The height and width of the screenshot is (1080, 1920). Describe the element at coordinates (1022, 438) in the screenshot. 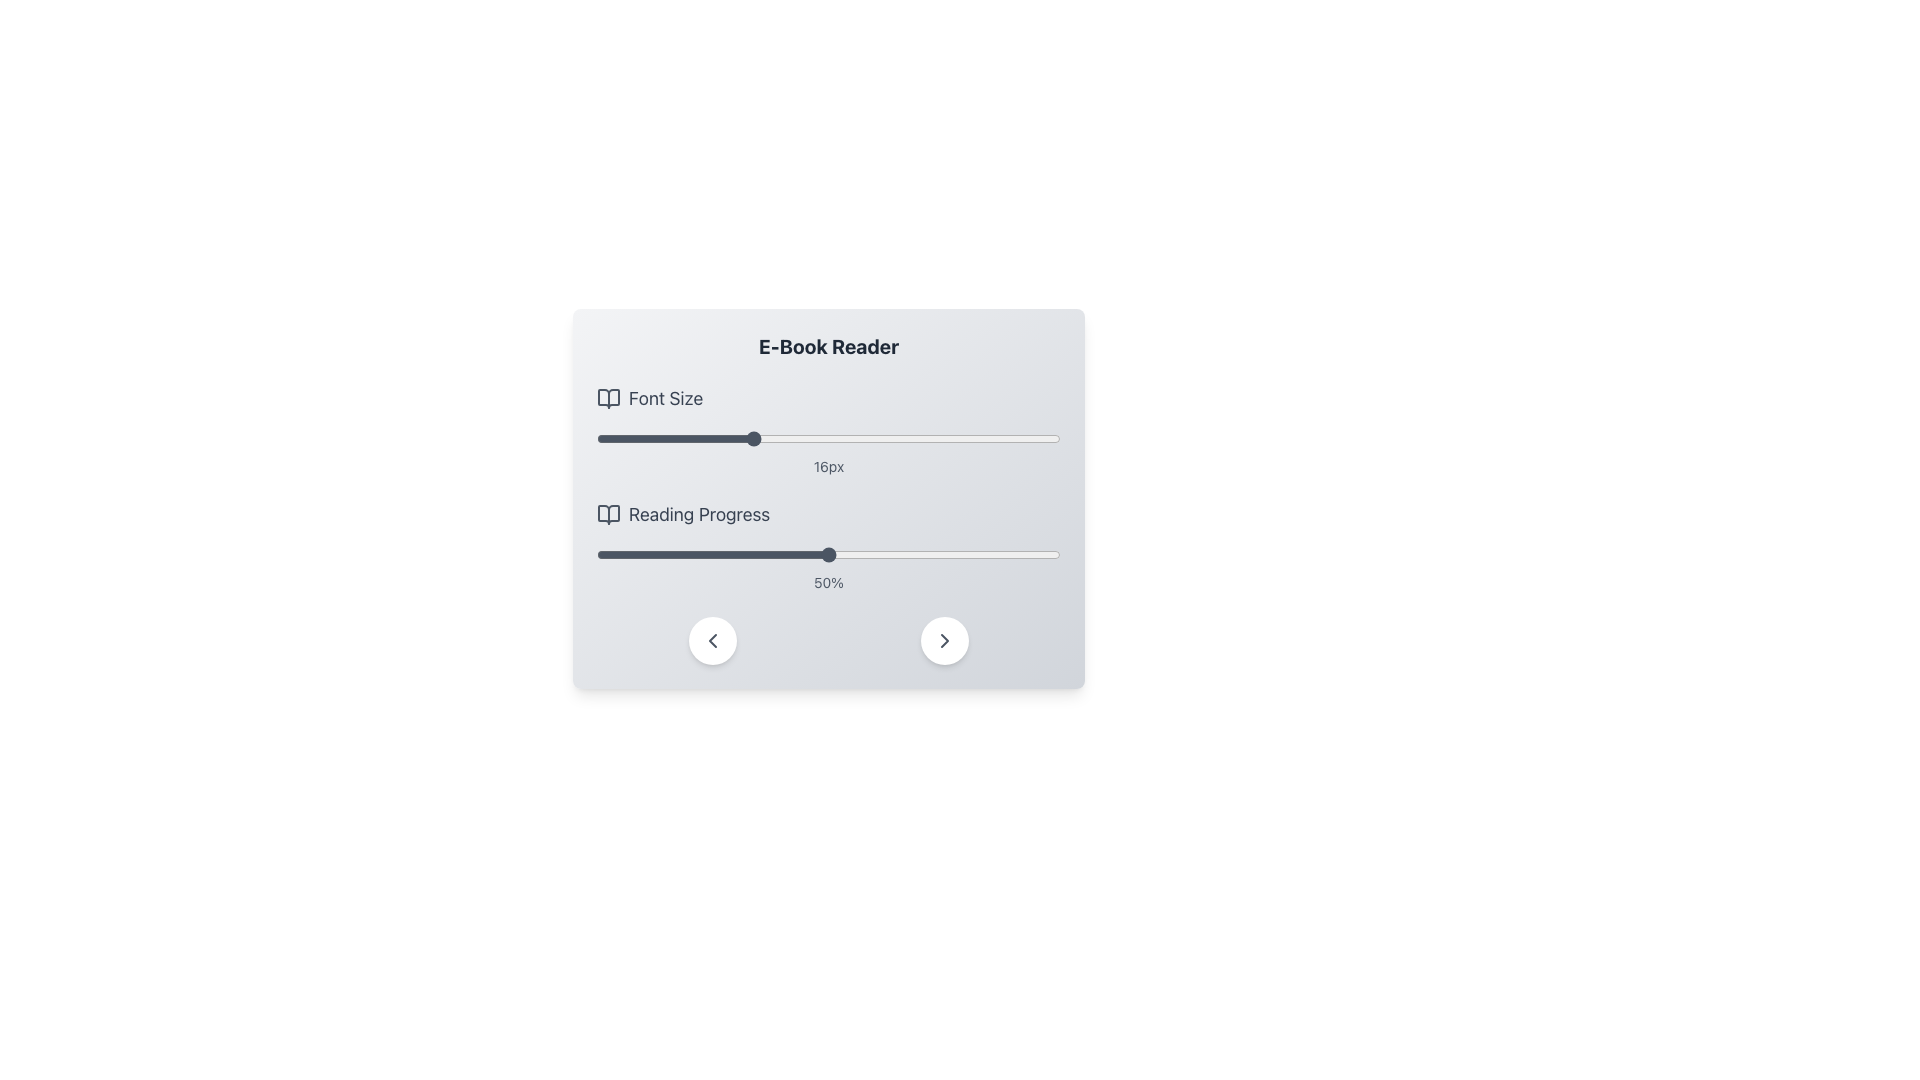

I see `the font size` at that location.